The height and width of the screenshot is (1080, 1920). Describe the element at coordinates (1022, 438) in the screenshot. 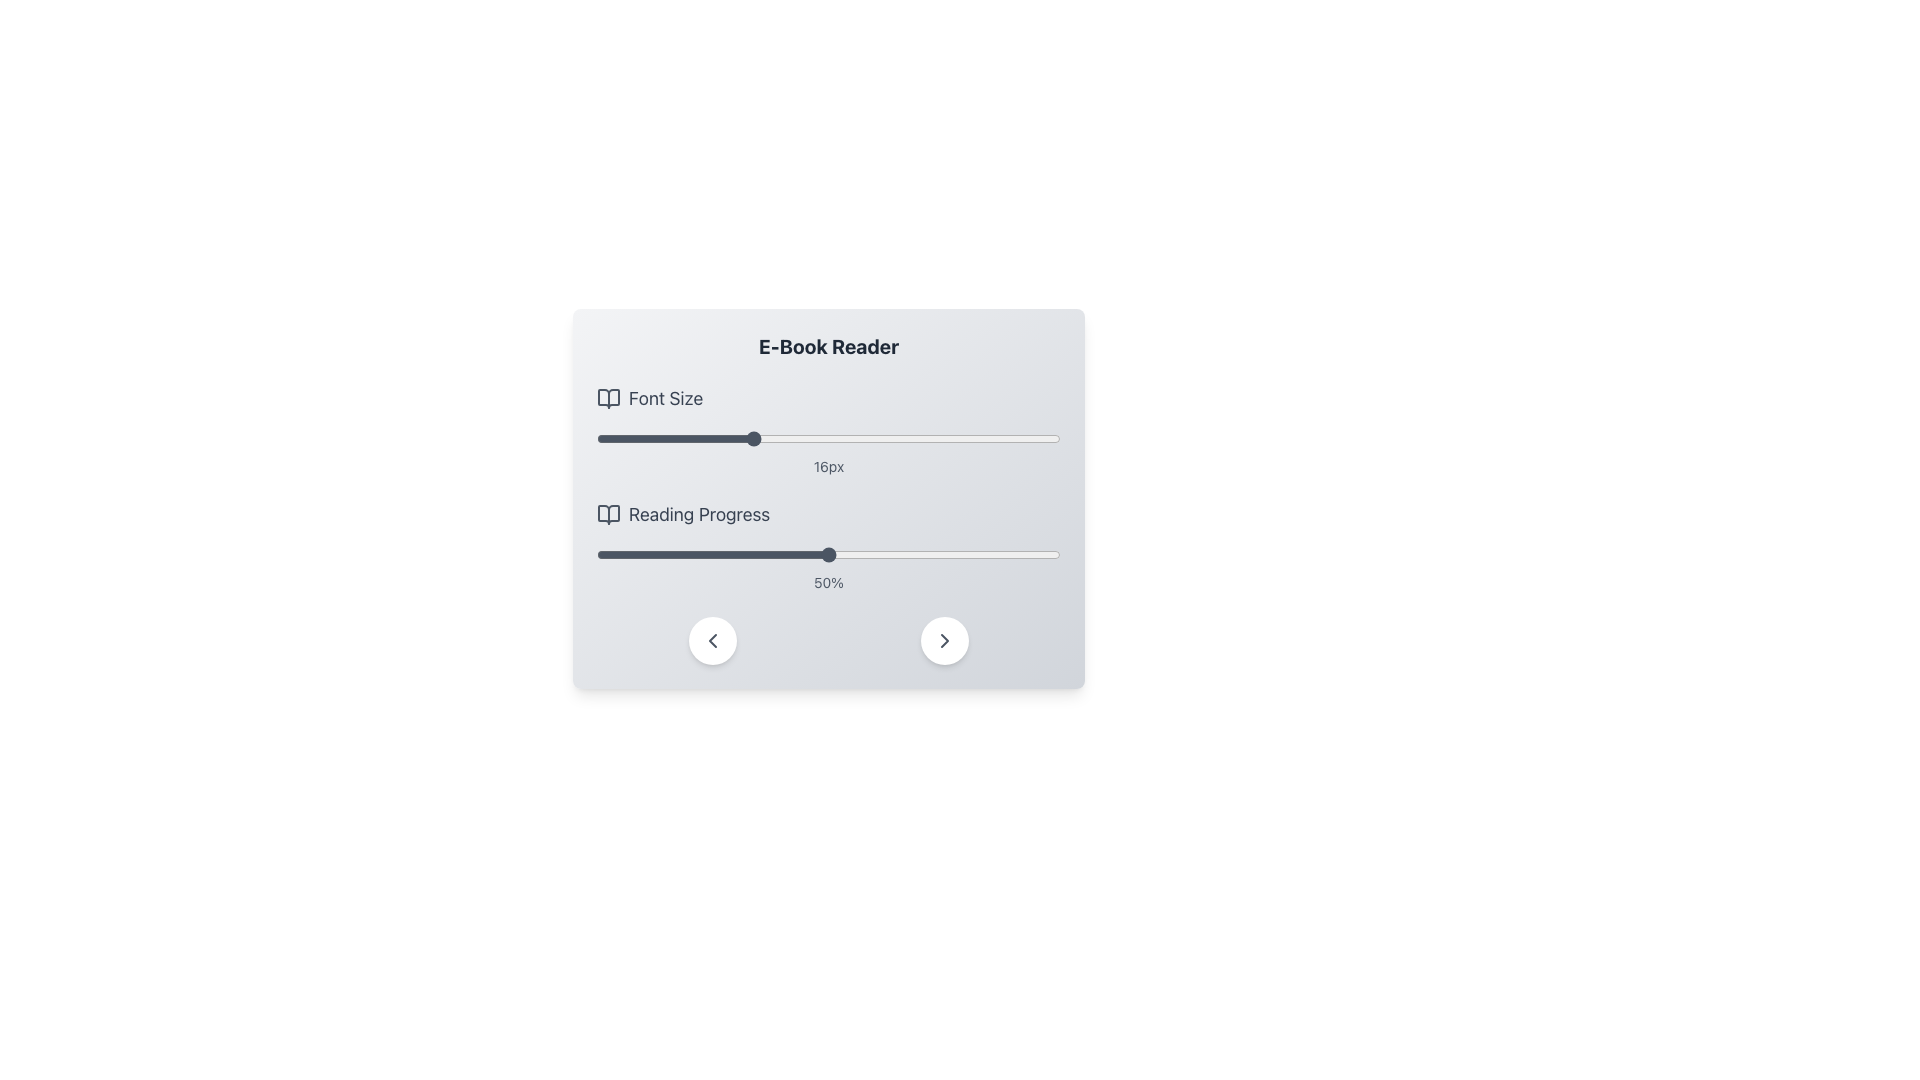

I see `the font size` at that location.